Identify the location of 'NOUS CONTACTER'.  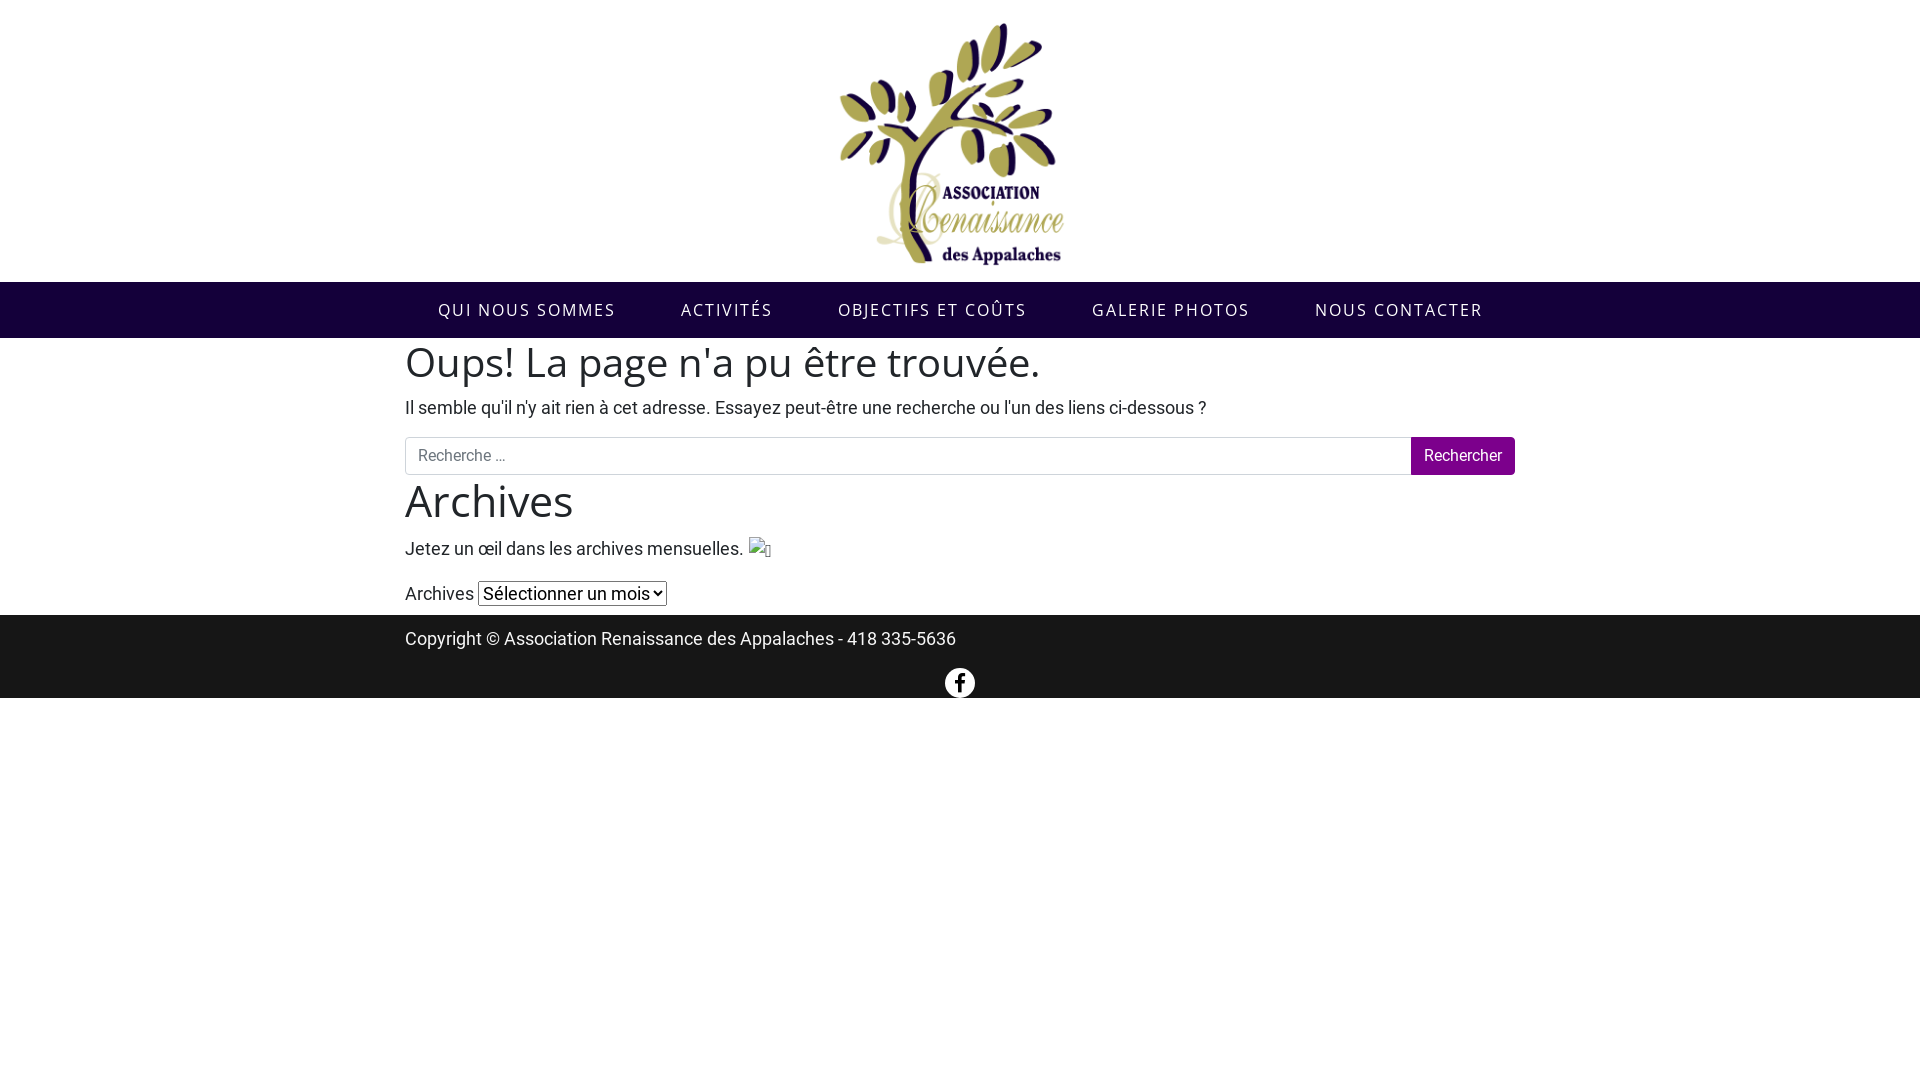
(1397, 309).